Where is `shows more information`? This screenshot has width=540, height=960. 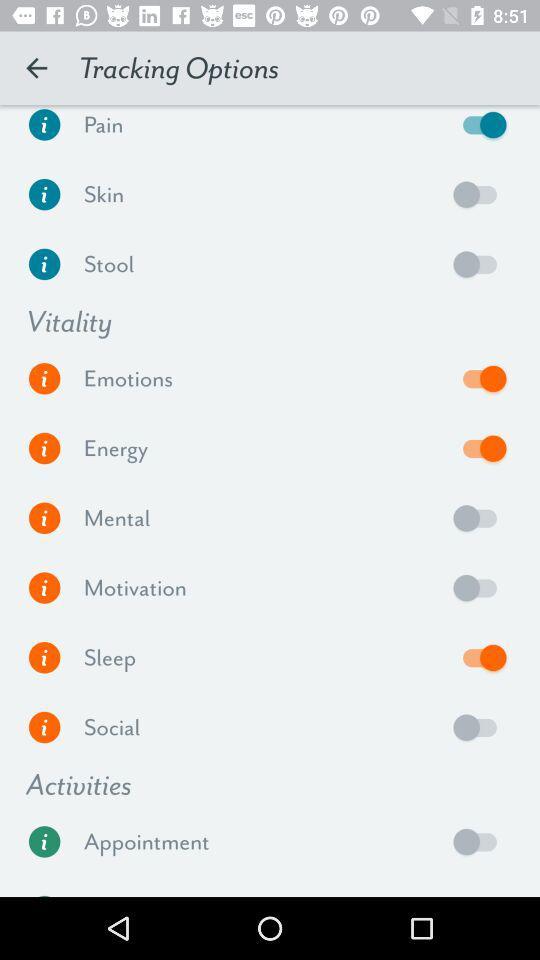 shows more information is located at coordinates (44, 726).